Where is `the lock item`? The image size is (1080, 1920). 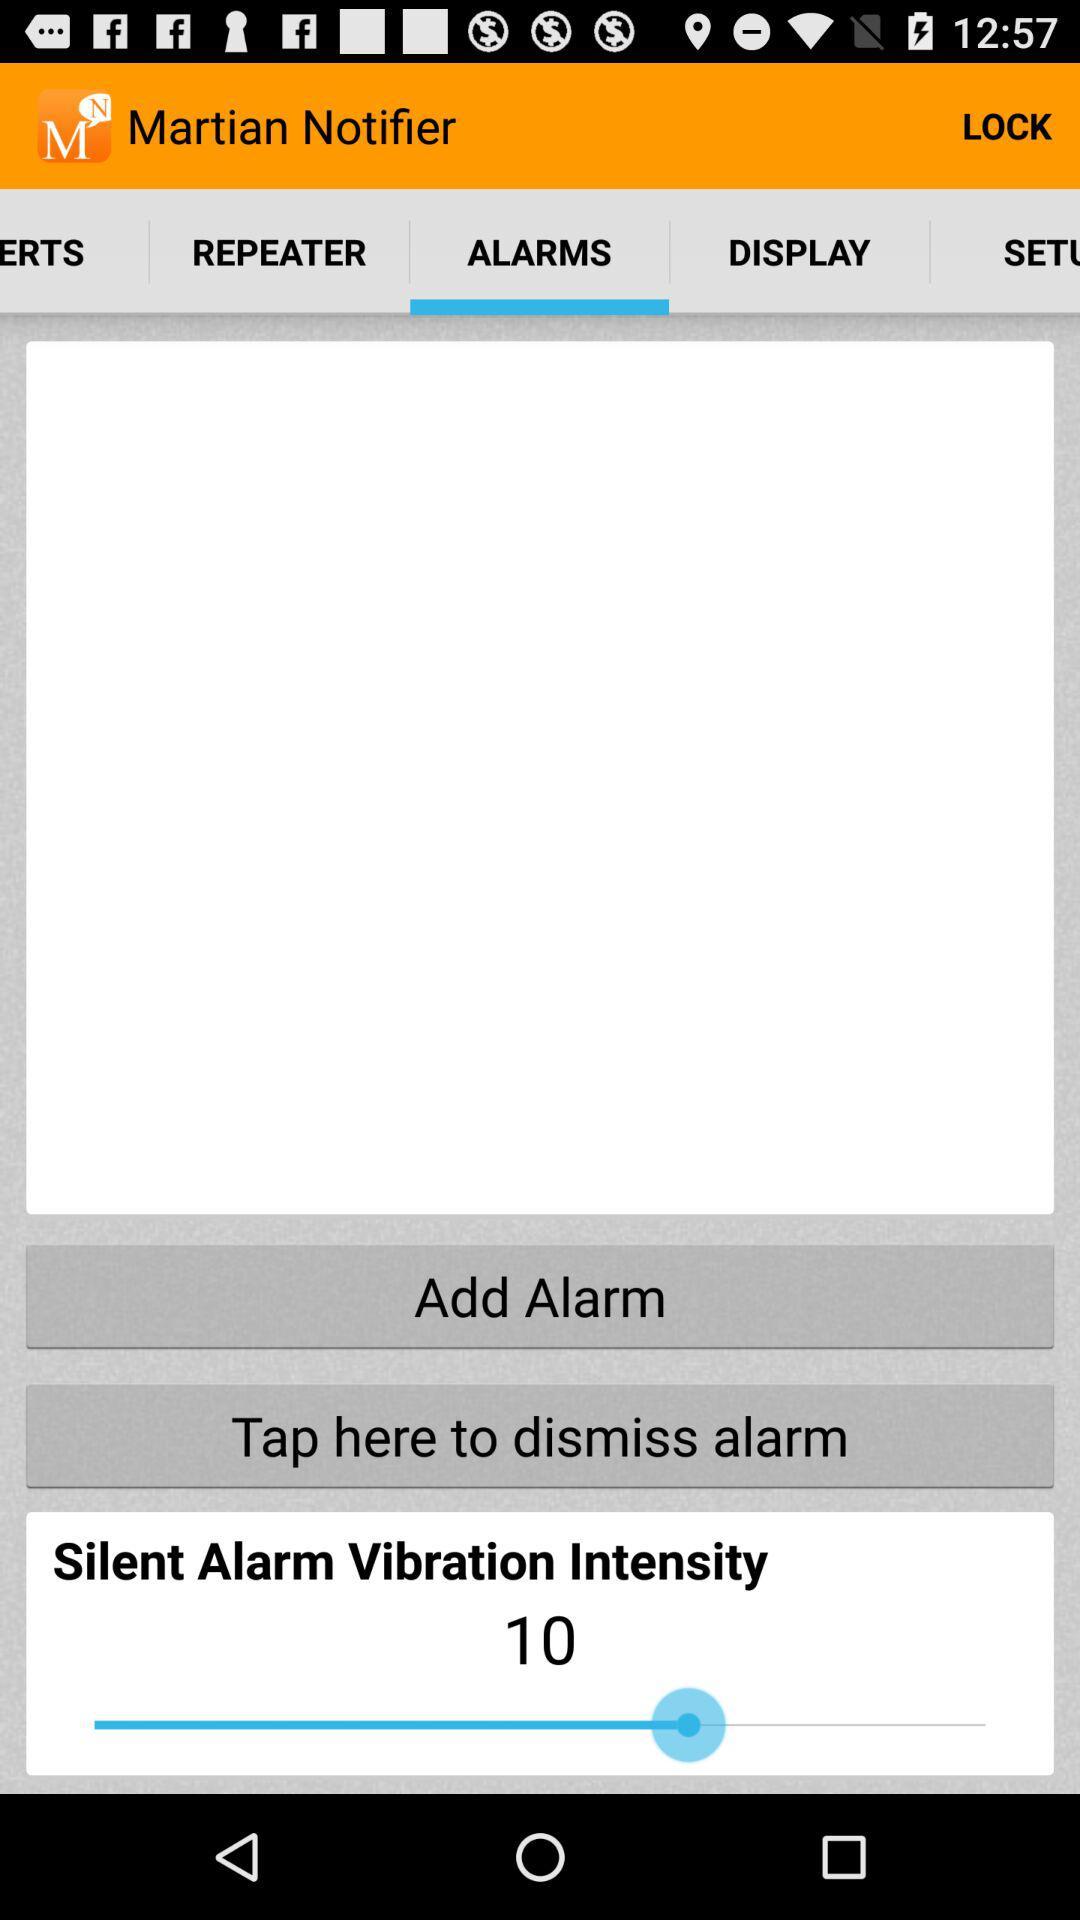 the lock item is located at coordinates (1006, 124).